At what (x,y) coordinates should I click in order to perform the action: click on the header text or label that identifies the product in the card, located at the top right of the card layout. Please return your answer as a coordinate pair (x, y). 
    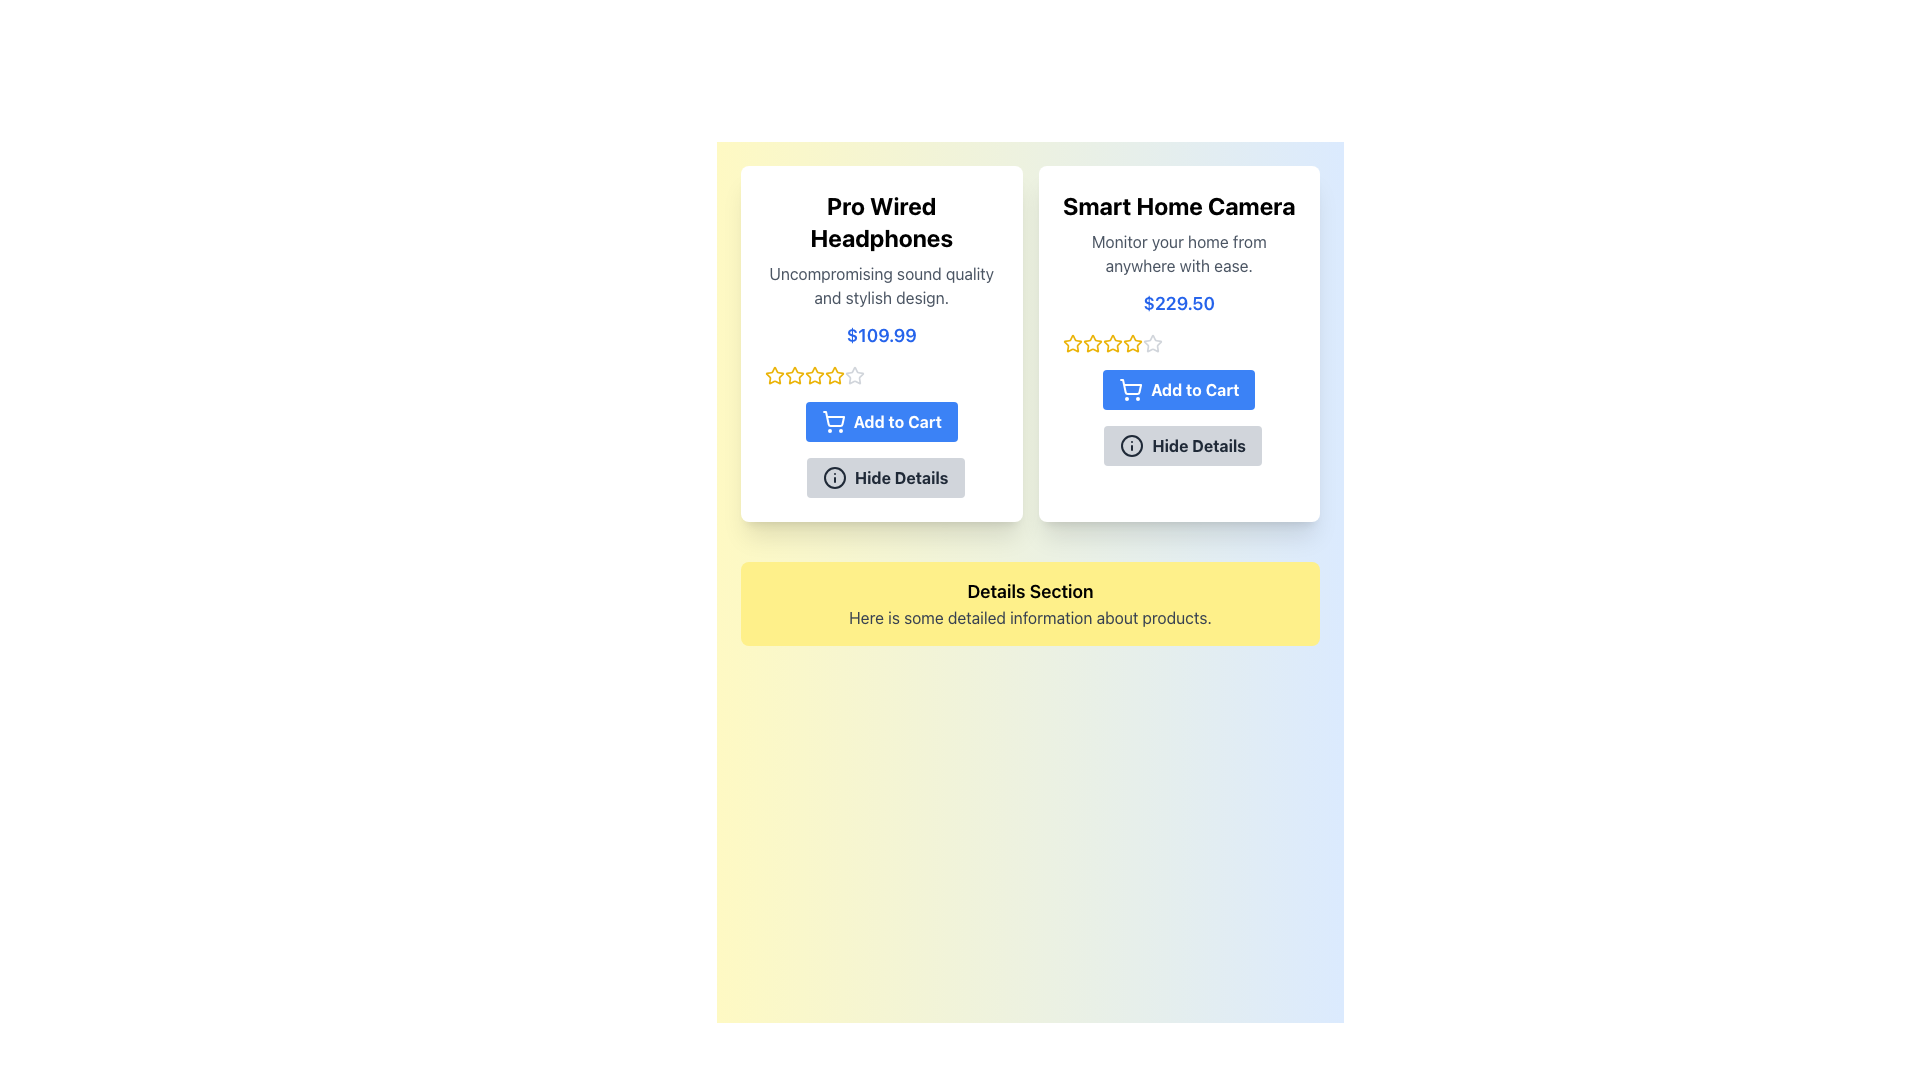
    Looking at the image, I should click on (1179, 205).